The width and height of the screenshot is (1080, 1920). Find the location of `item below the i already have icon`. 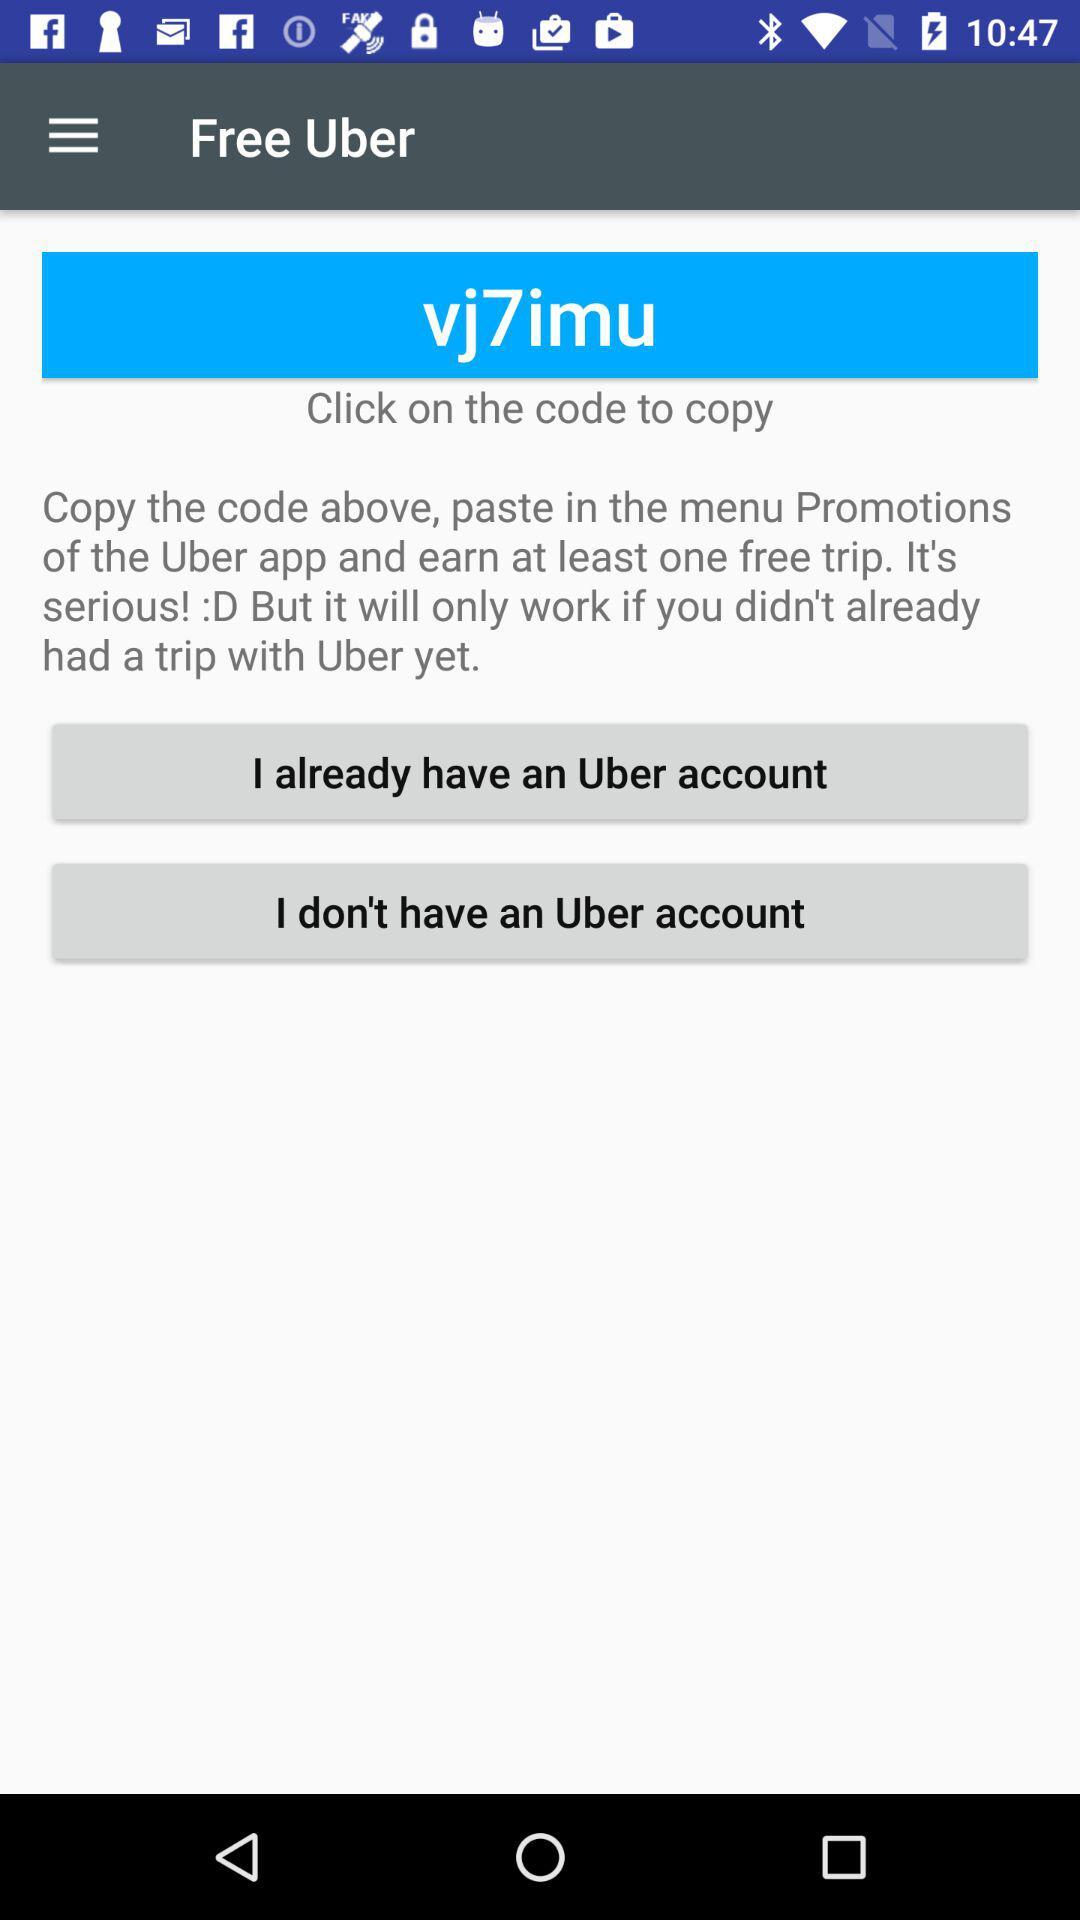

item below the i already have icon is located at coordinates (540, 910).